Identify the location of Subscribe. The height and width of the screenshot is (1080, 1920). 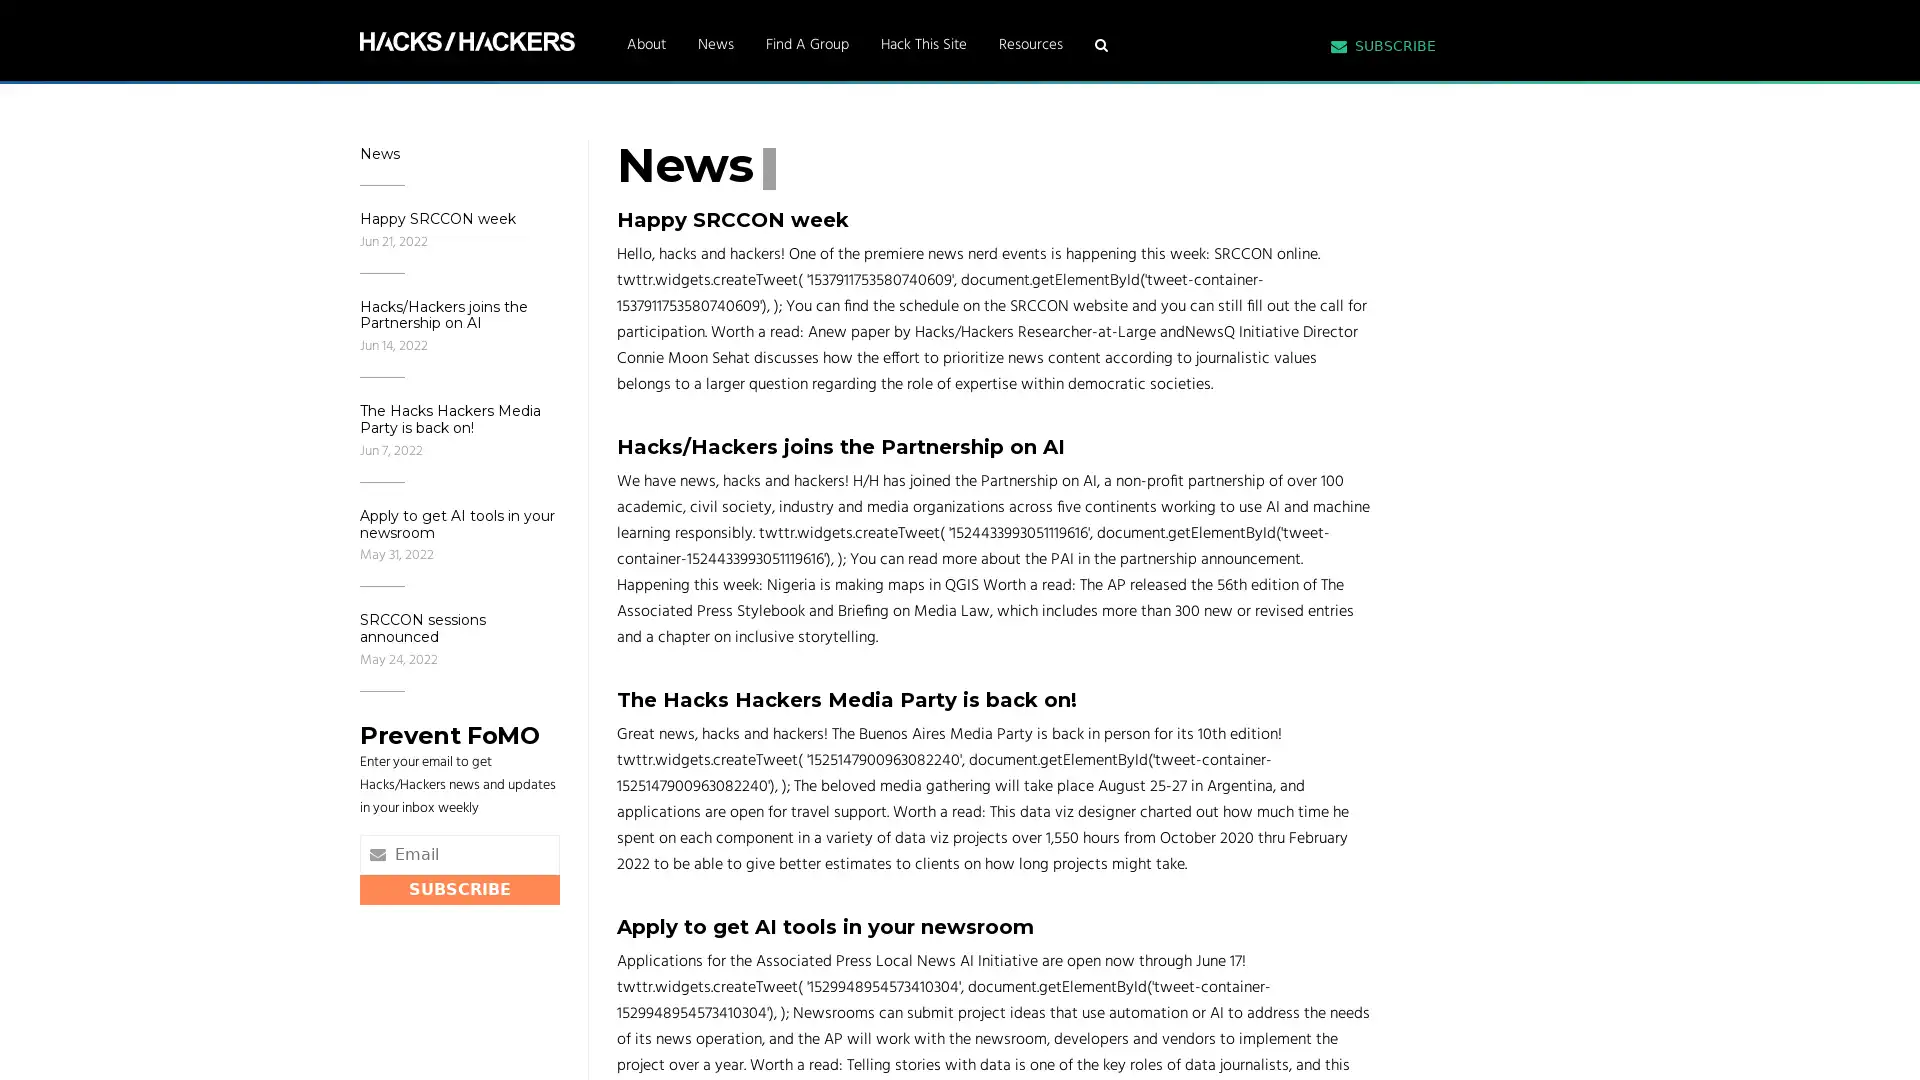
(459, 887).